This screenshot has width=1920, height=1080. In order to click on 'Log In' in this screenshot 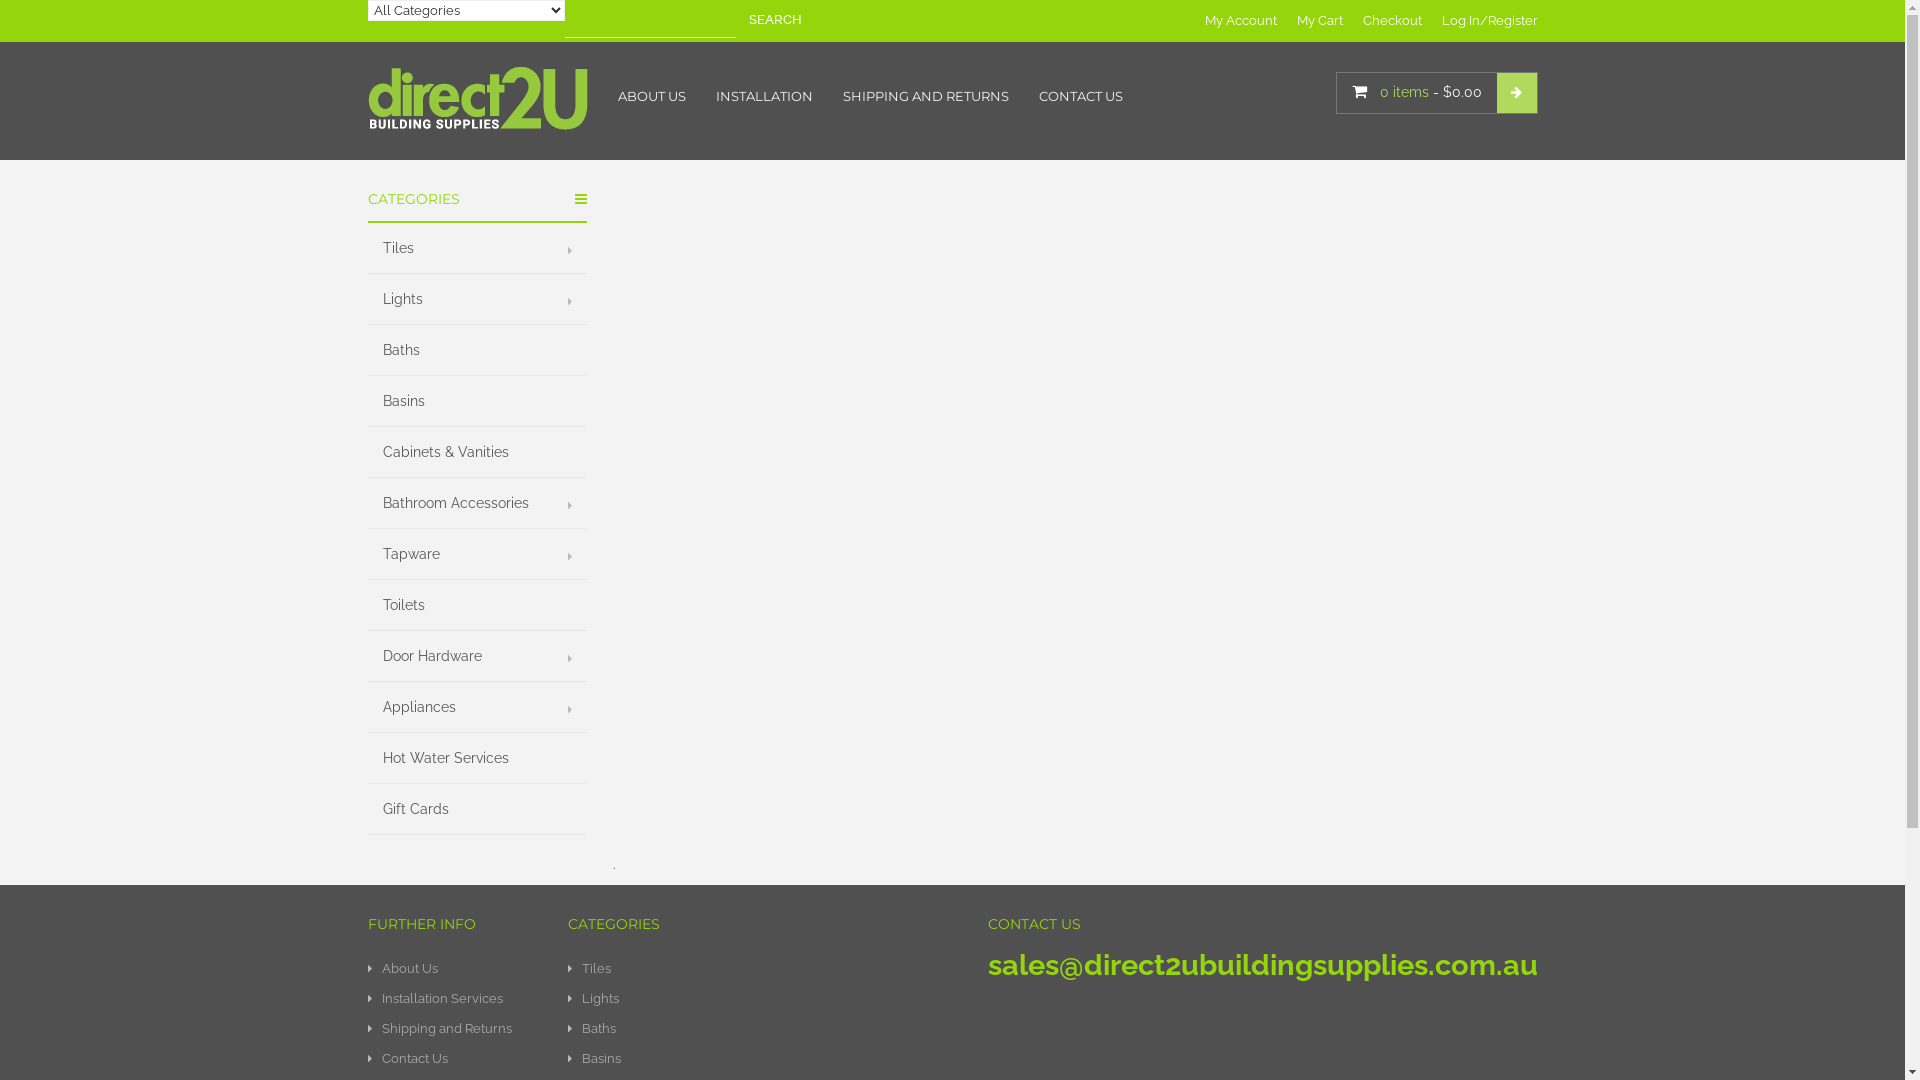, I will do `click(1460, 20)`.